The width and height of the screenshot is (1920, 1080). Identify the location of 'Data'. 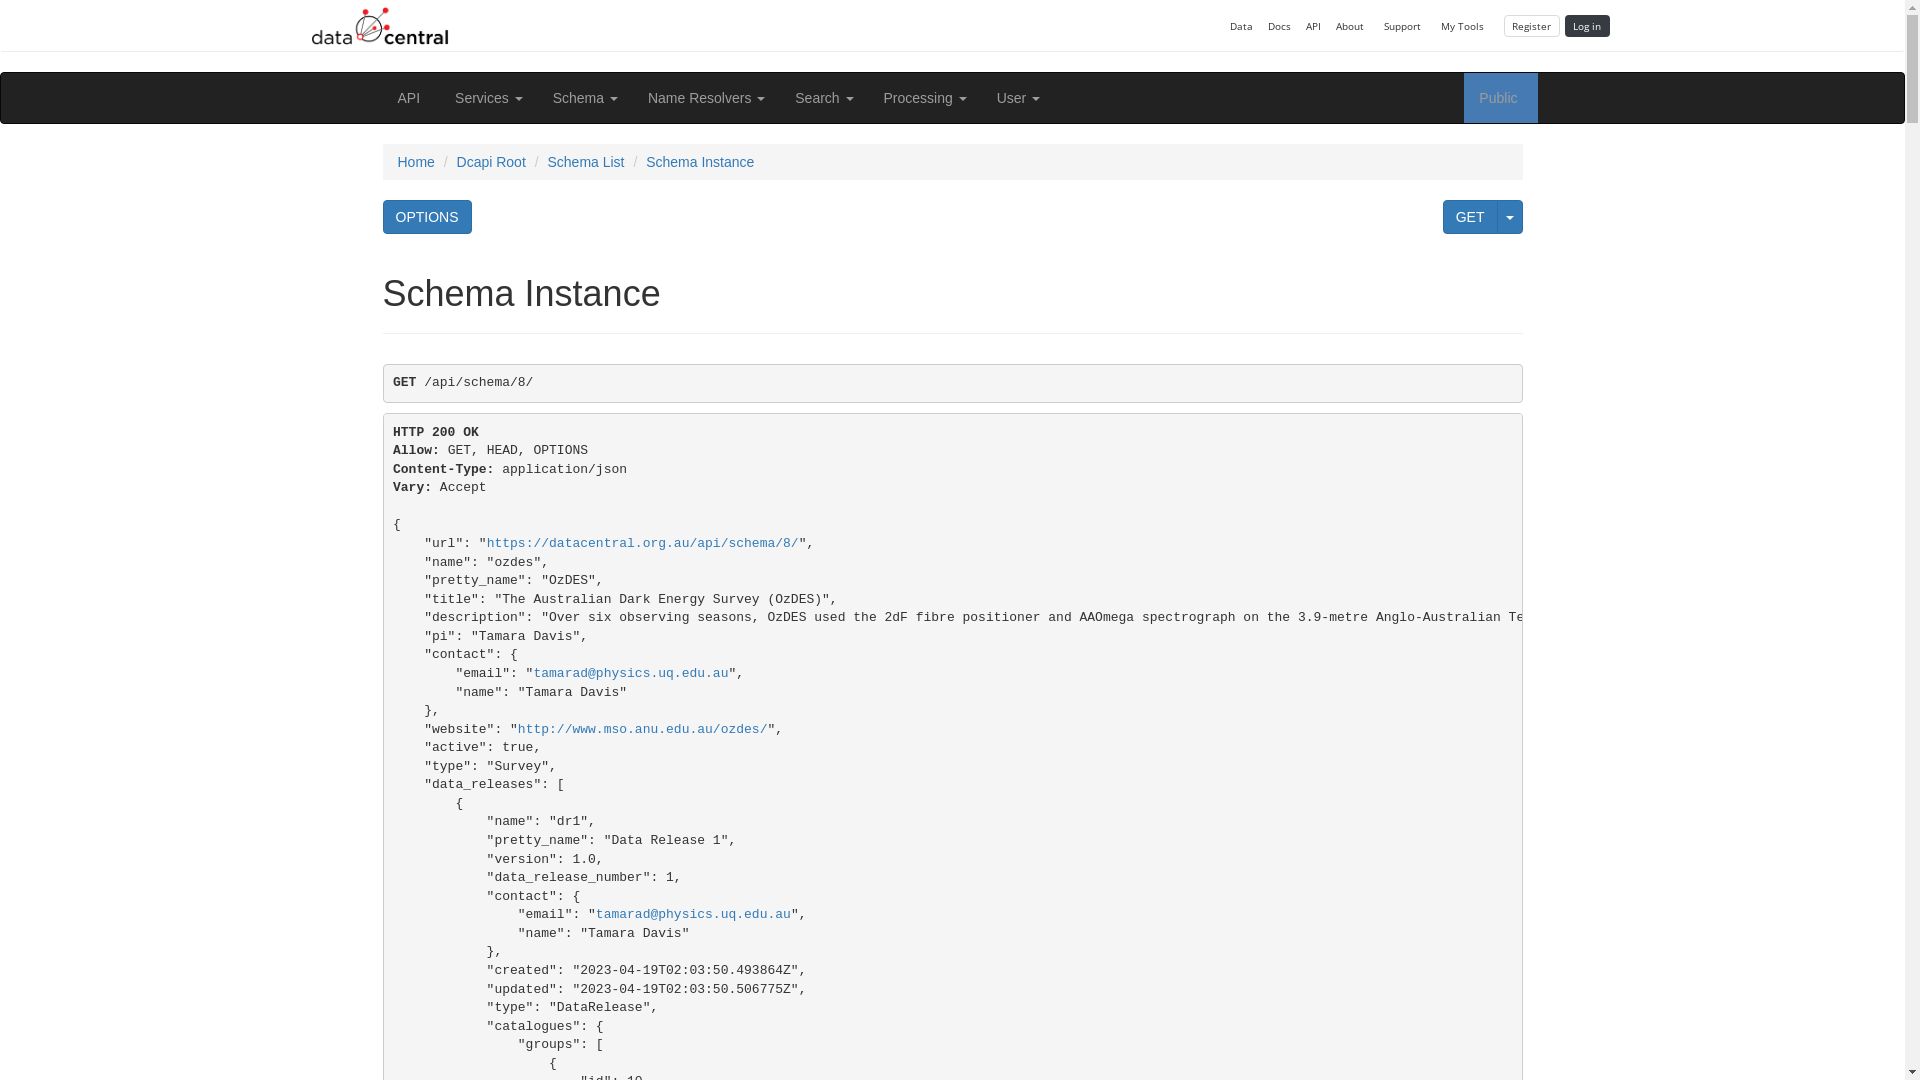
(1240, 26).